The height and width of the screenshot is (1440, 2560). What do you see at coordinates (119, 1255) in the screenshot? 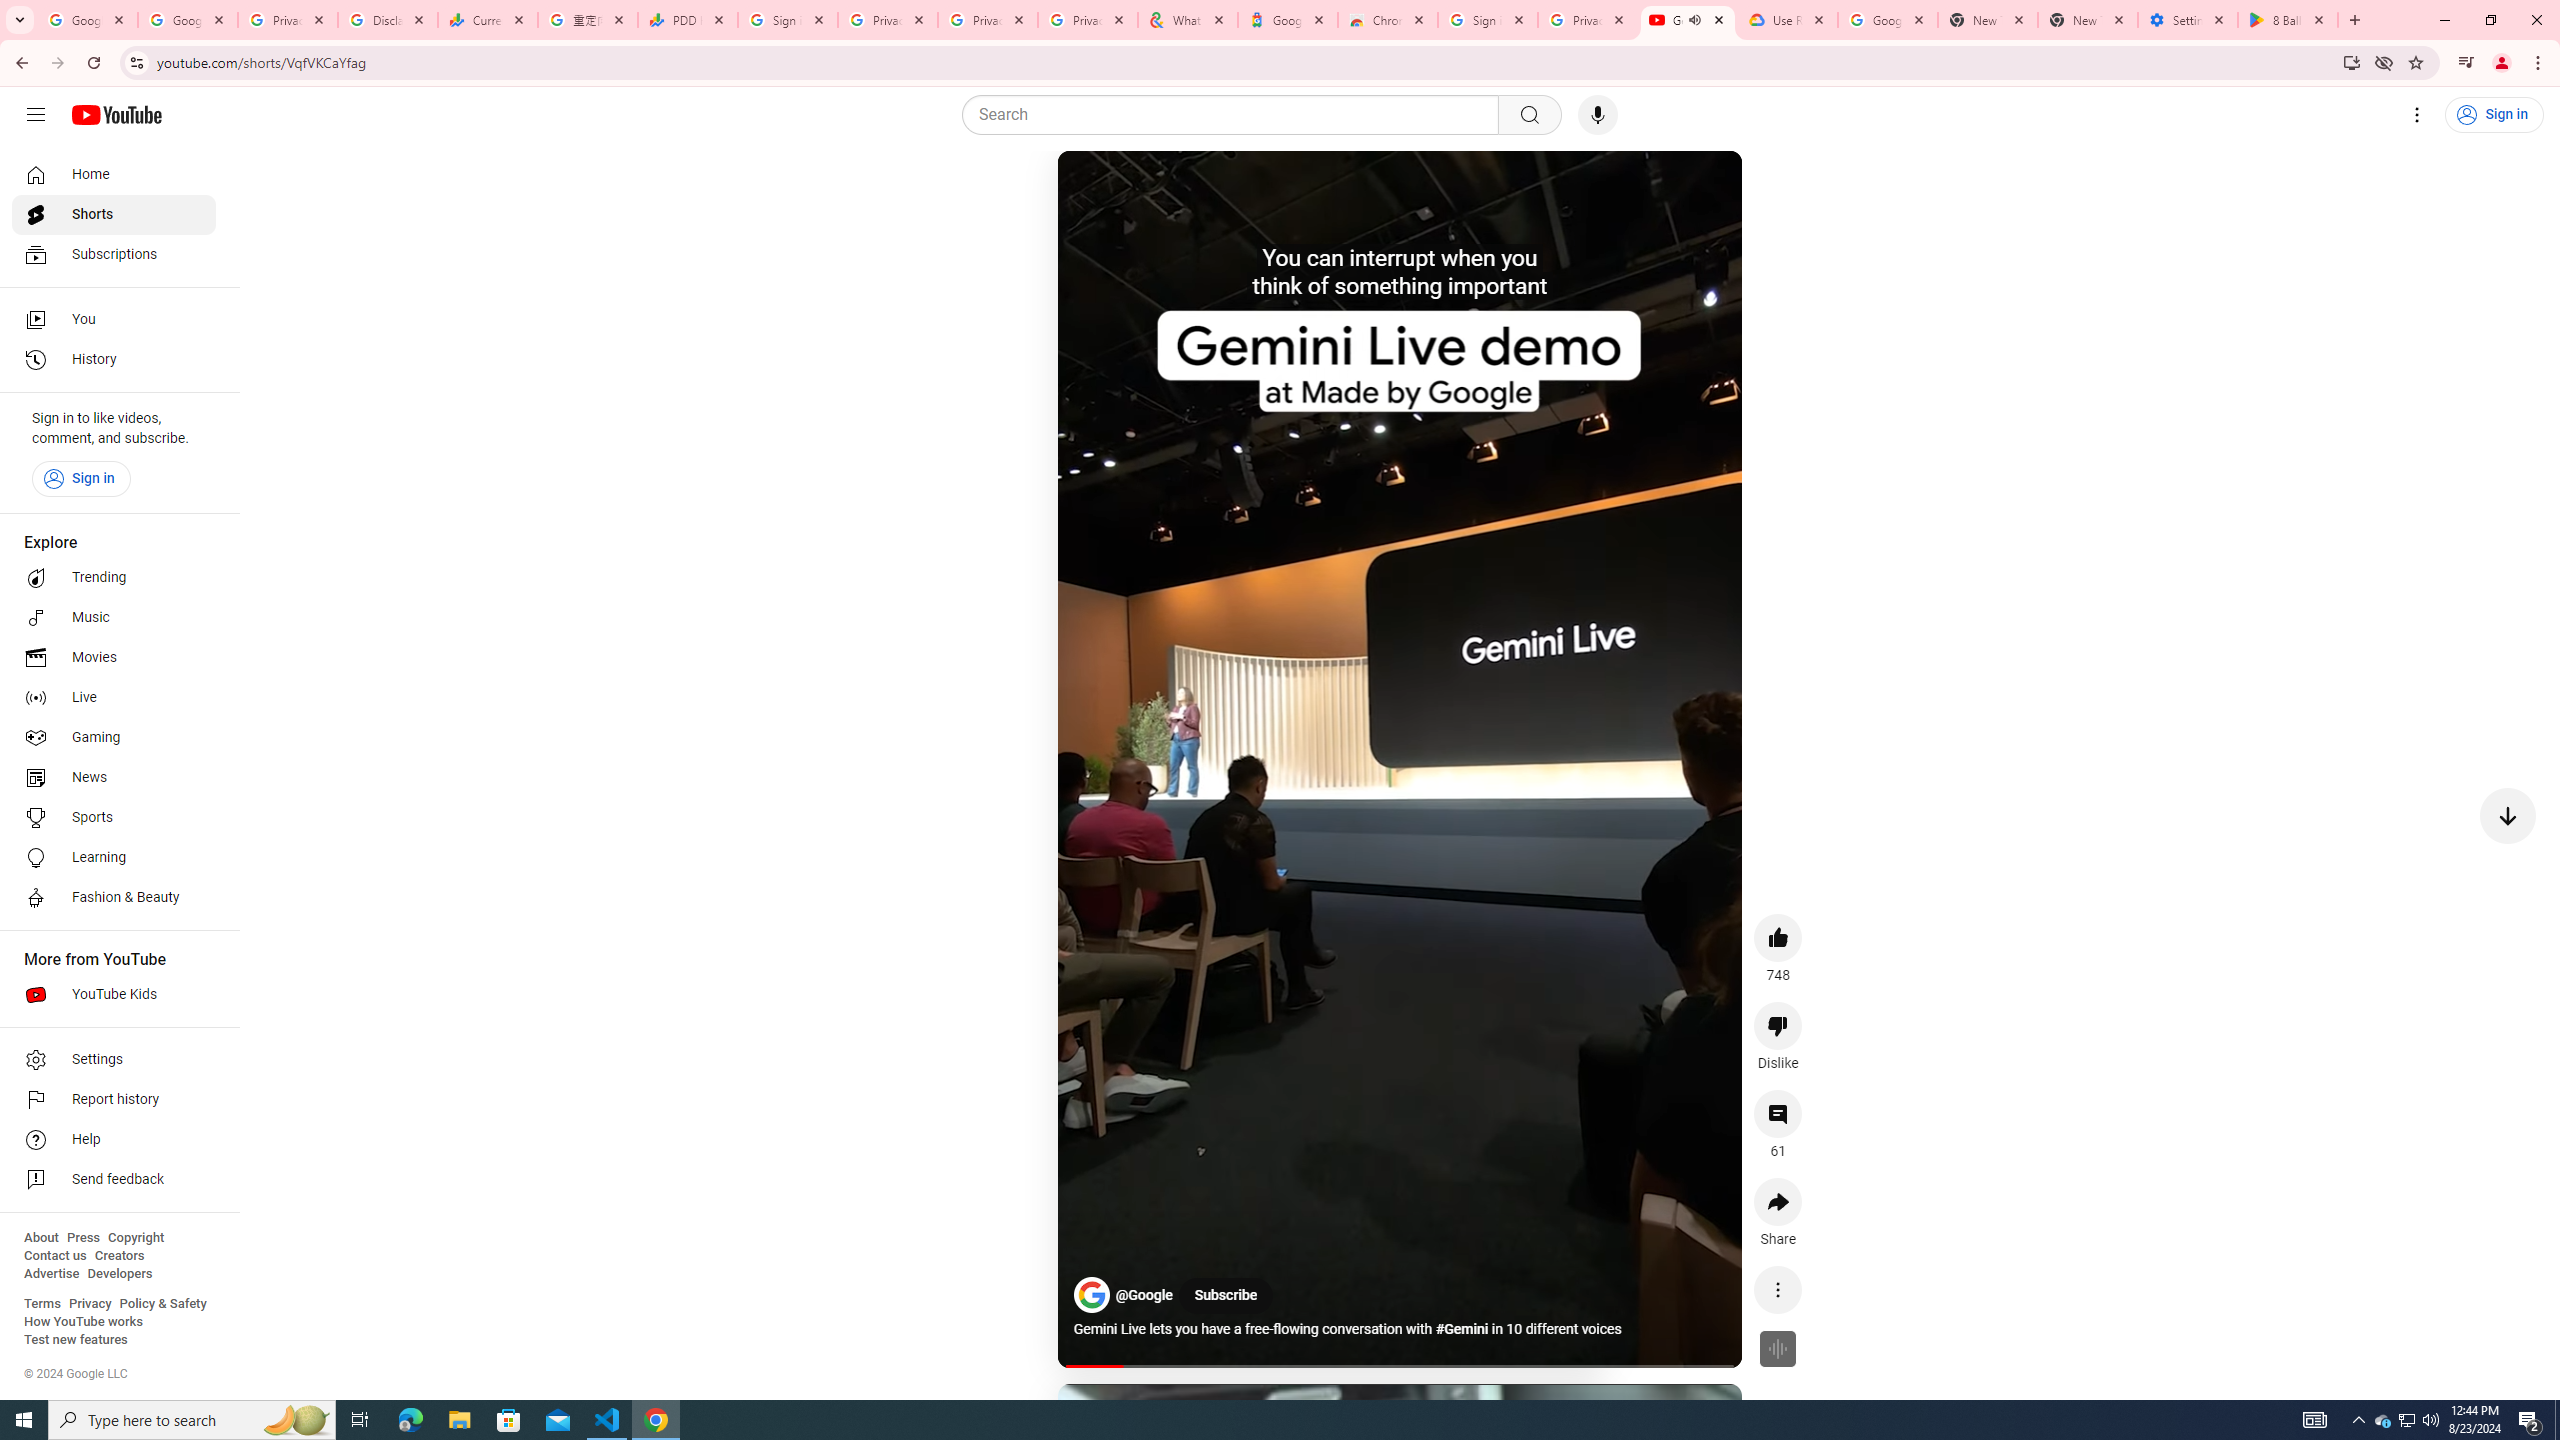
I see `'Creators'` at bounding box center [119, 1255].